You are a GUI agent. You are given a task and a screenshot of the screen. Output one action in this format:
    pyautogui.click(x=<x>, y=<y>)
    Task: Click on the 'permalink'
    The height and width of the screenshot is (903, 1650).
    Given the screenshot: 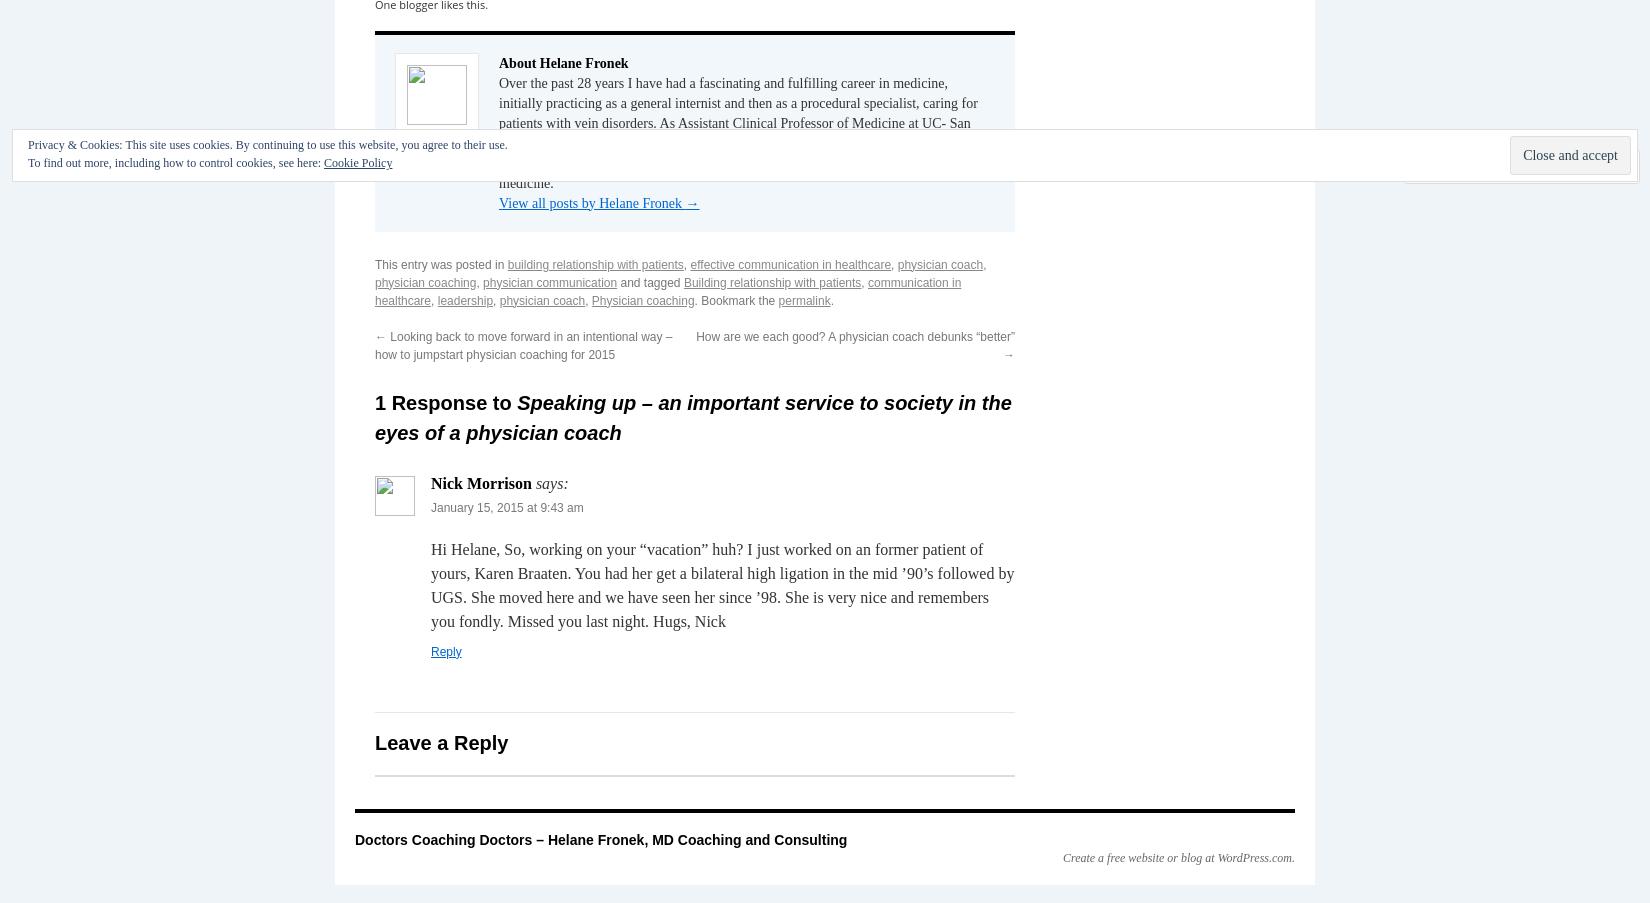 What is the action you would take?
    pyautogui.click(x=803, y=298)
    